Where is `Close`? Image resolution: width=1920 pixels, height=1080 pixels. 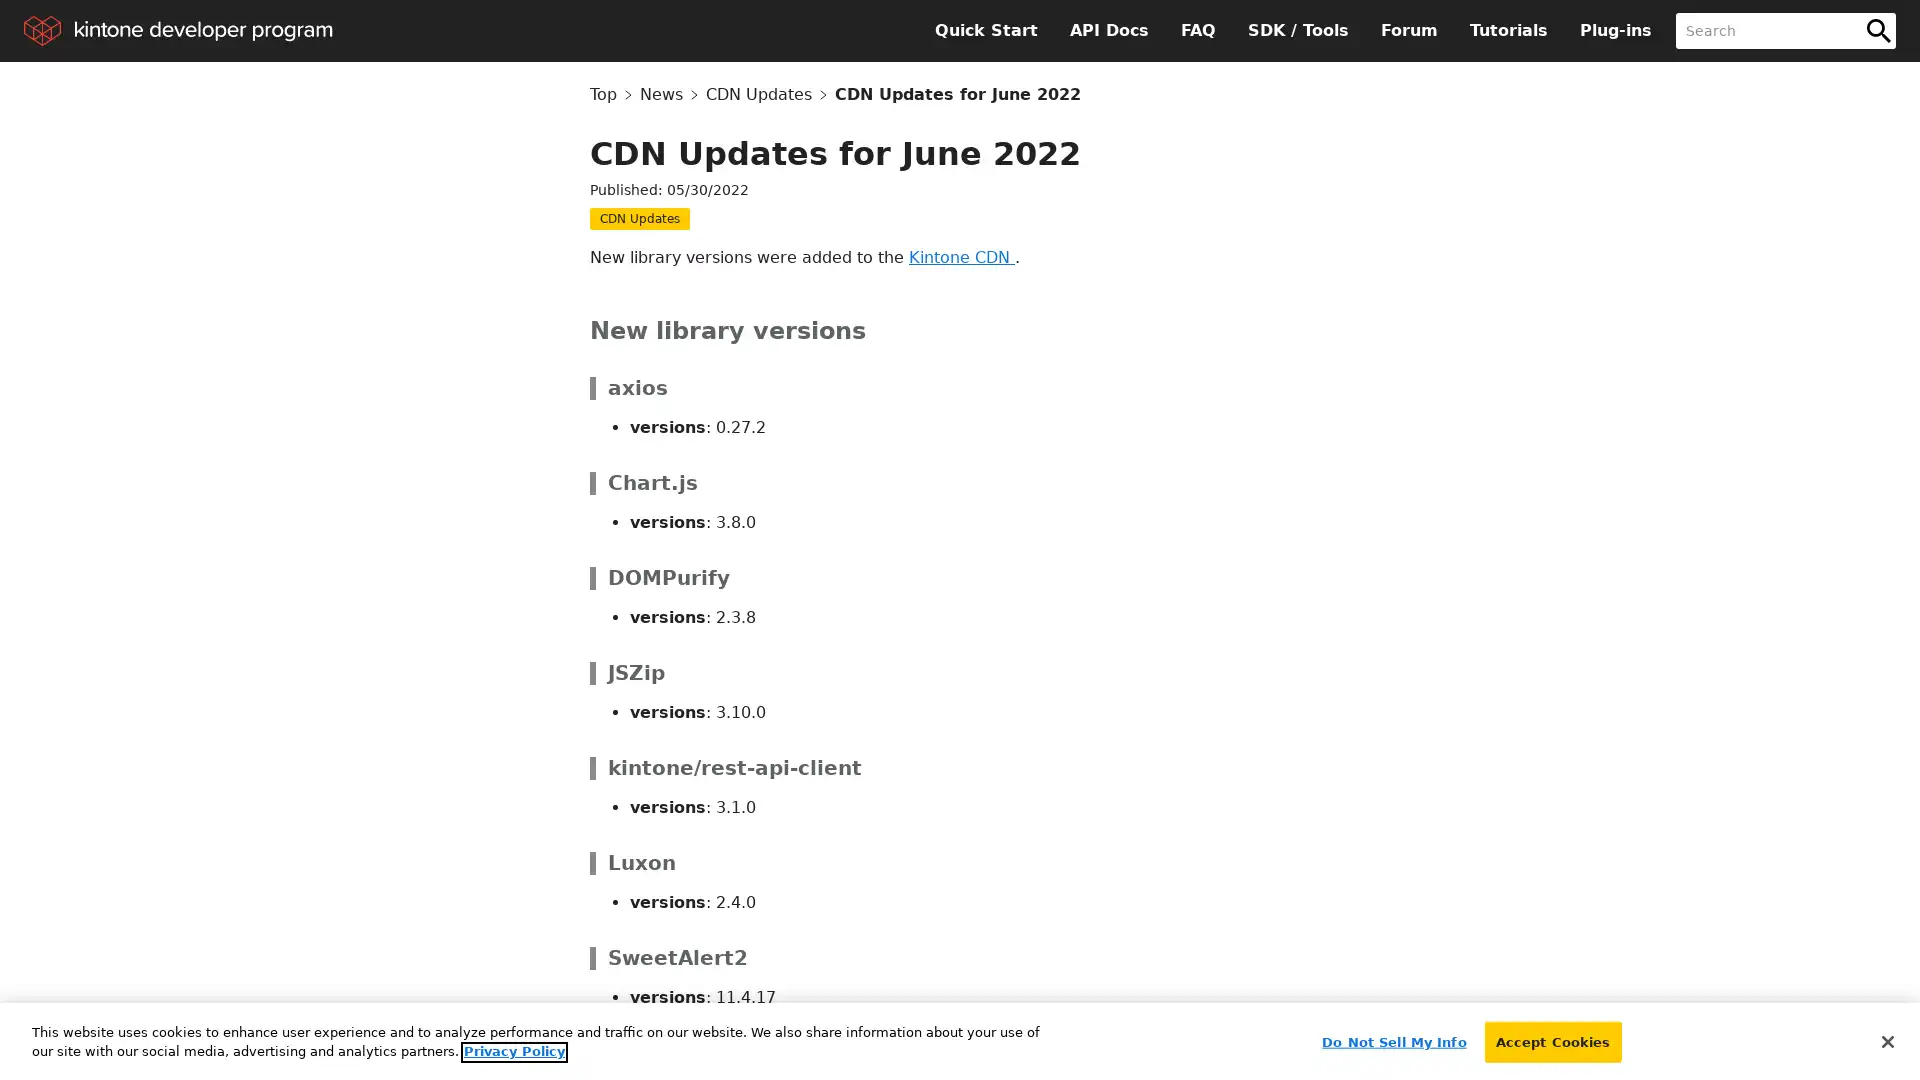 Close is located at coordinates (1886, 1035).